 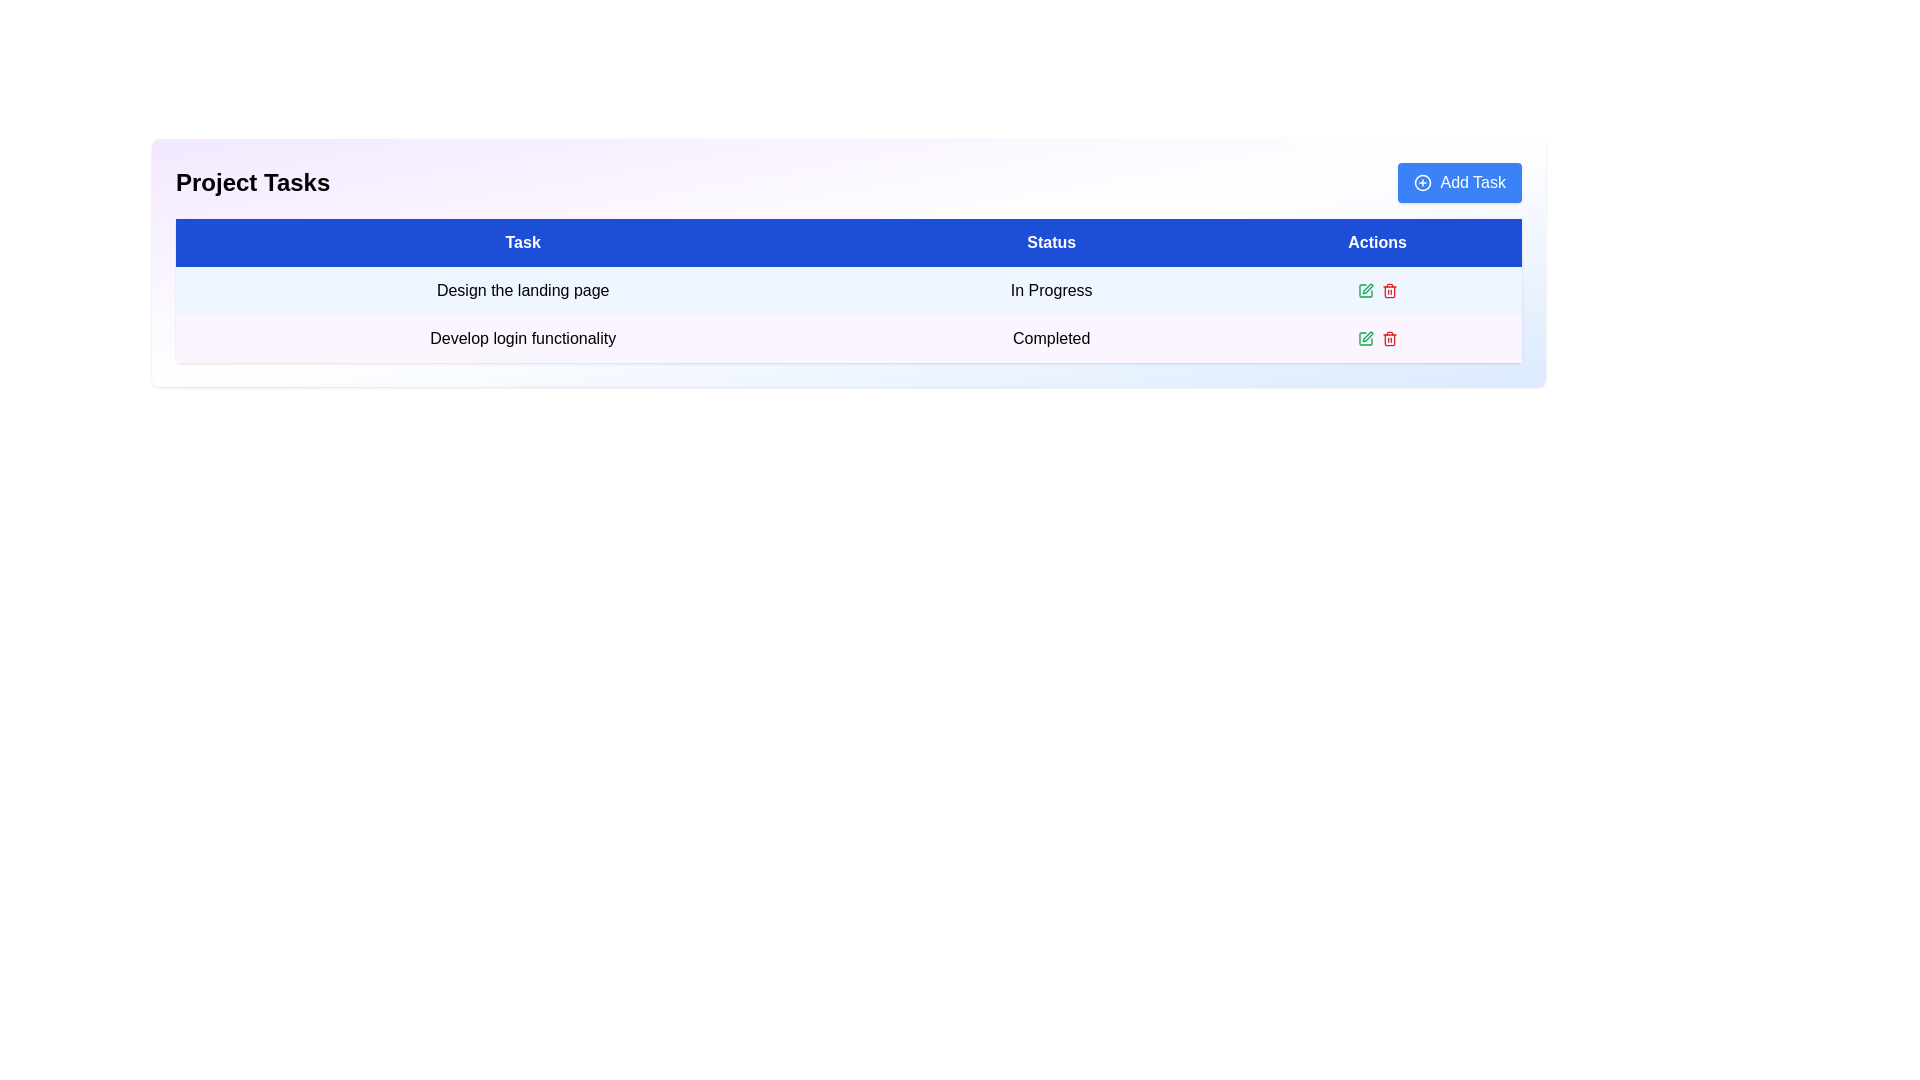 I want to click on the appearance of the small circular '+' icon located to the left of the 'Add Task' text within the top-right button of the application interface, so click(x=1422, y=182).